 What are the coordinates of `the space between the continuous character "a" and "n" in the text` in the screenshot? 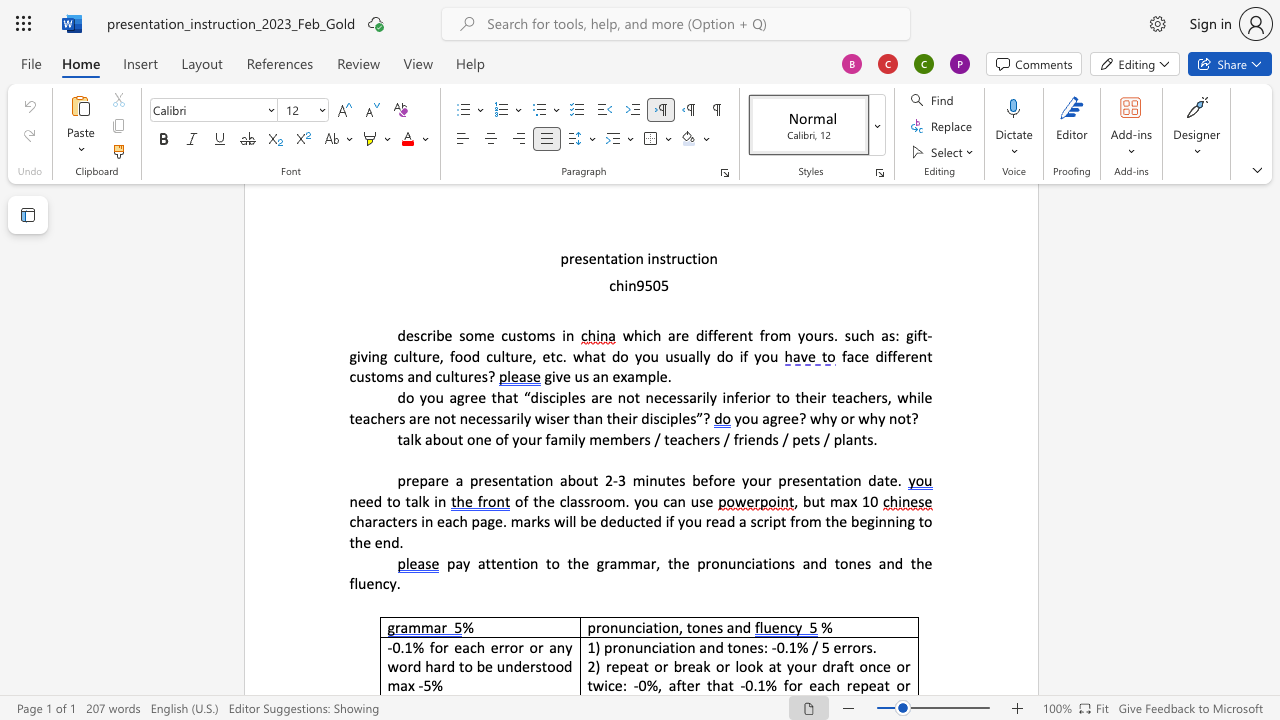 It's located at (557, 647).